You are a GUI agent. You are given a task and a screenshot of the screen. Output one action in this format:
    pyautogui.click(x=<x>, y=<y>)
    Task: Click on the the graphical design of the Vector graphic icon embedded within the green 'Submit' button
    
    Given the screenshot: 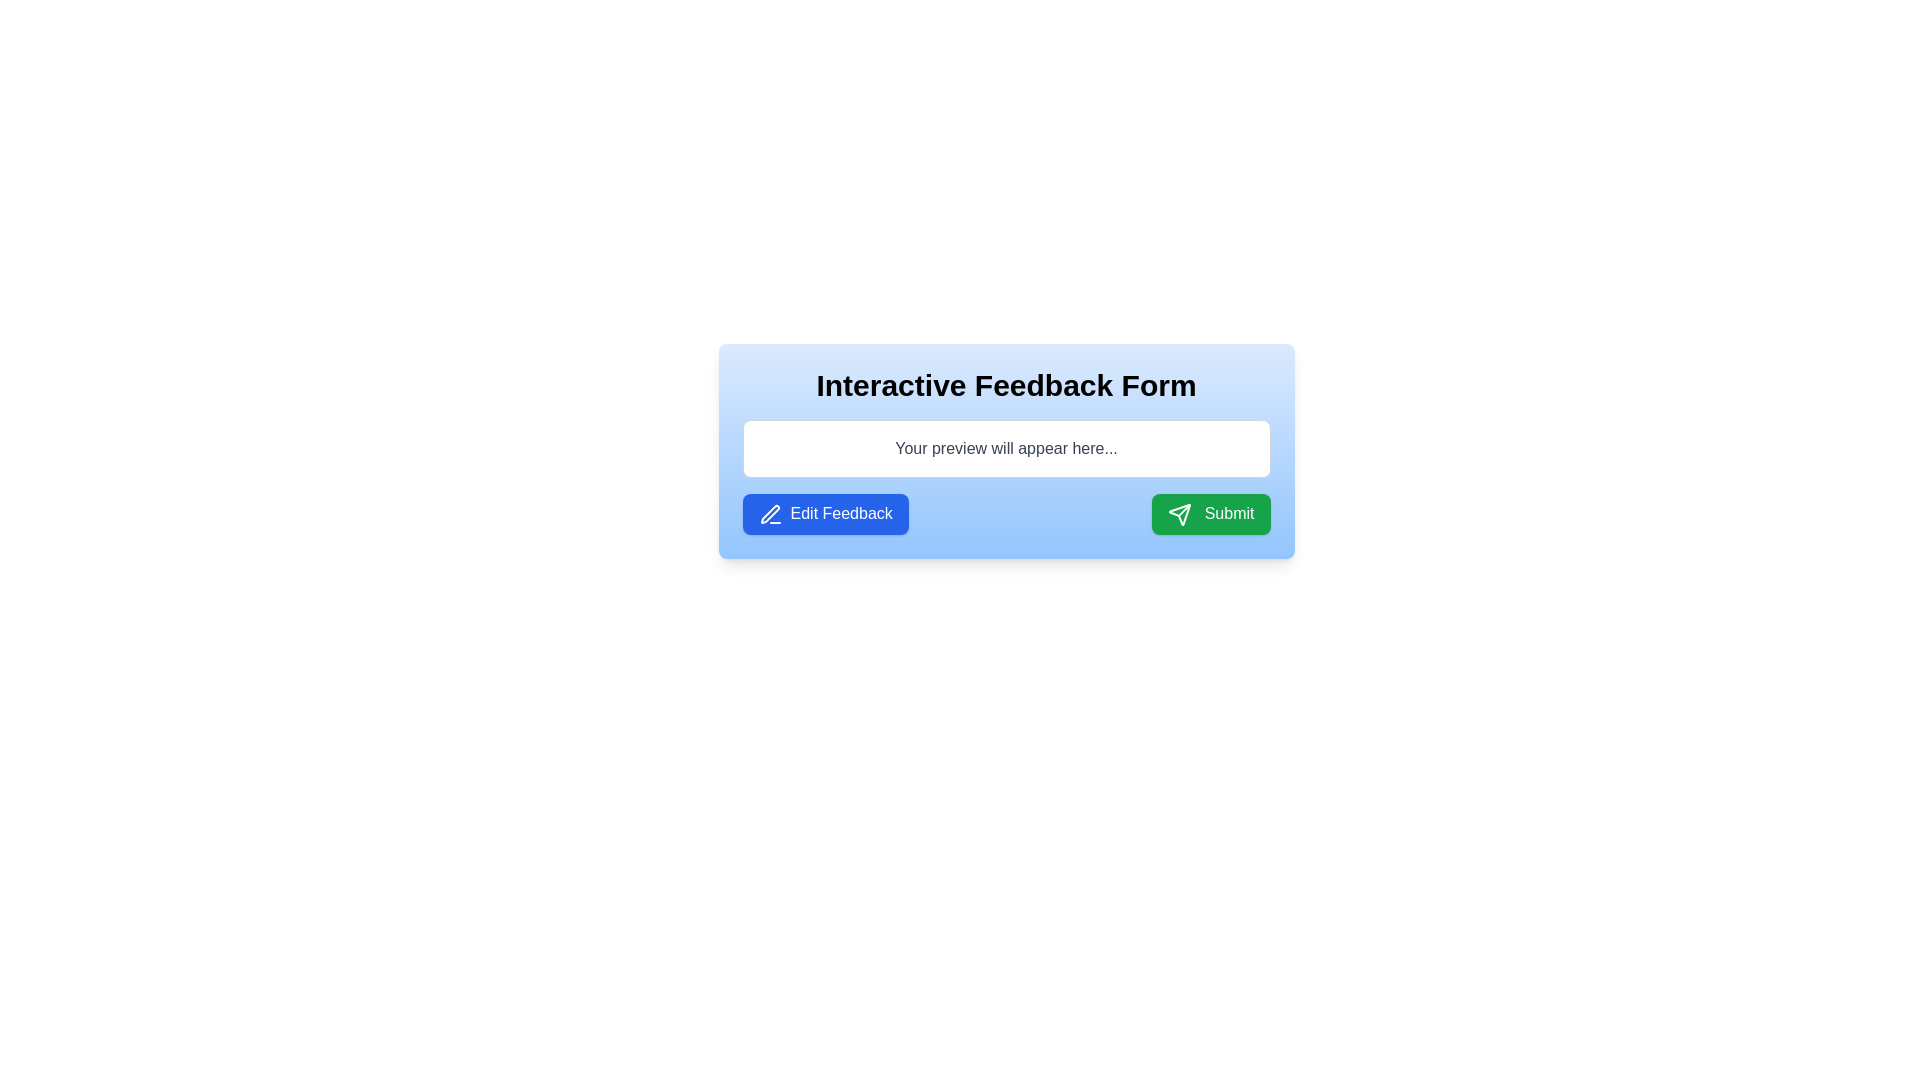 What is the action you would take?
    pyautogui.click(x=1180, y=513)
    